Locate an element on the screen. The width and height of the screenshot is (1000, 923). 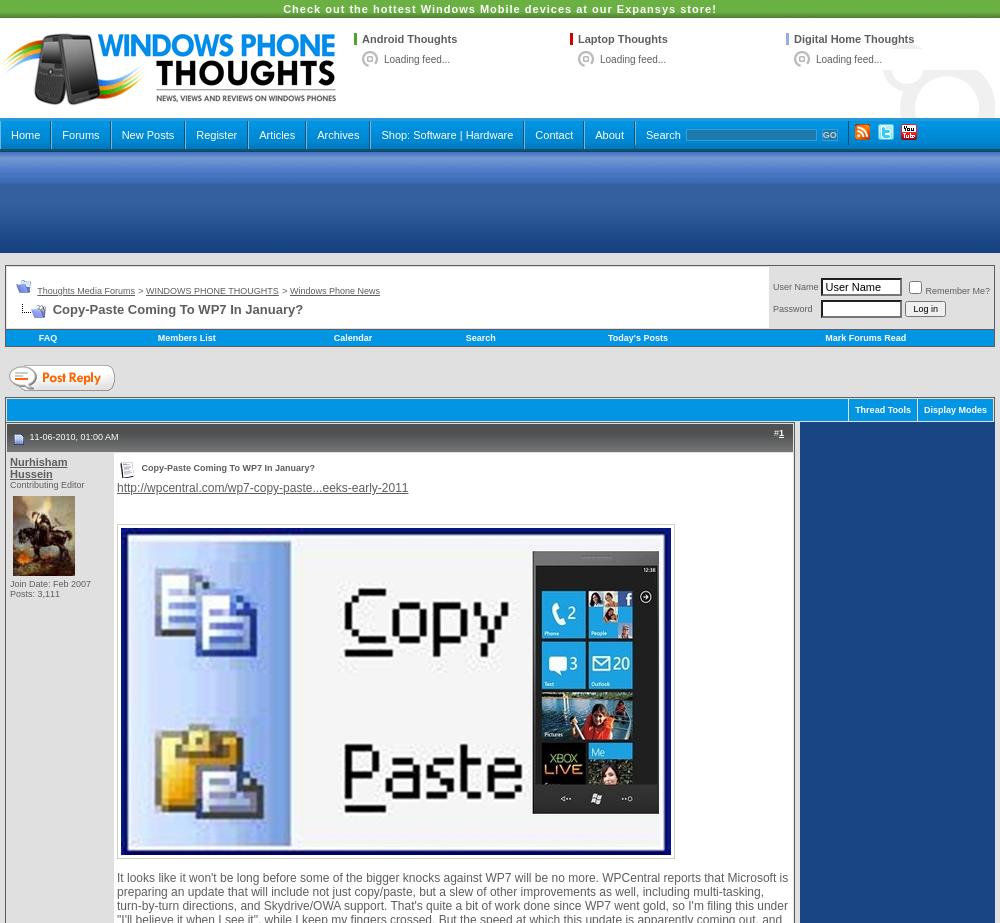
'1' is located at coordinates (780, 432).